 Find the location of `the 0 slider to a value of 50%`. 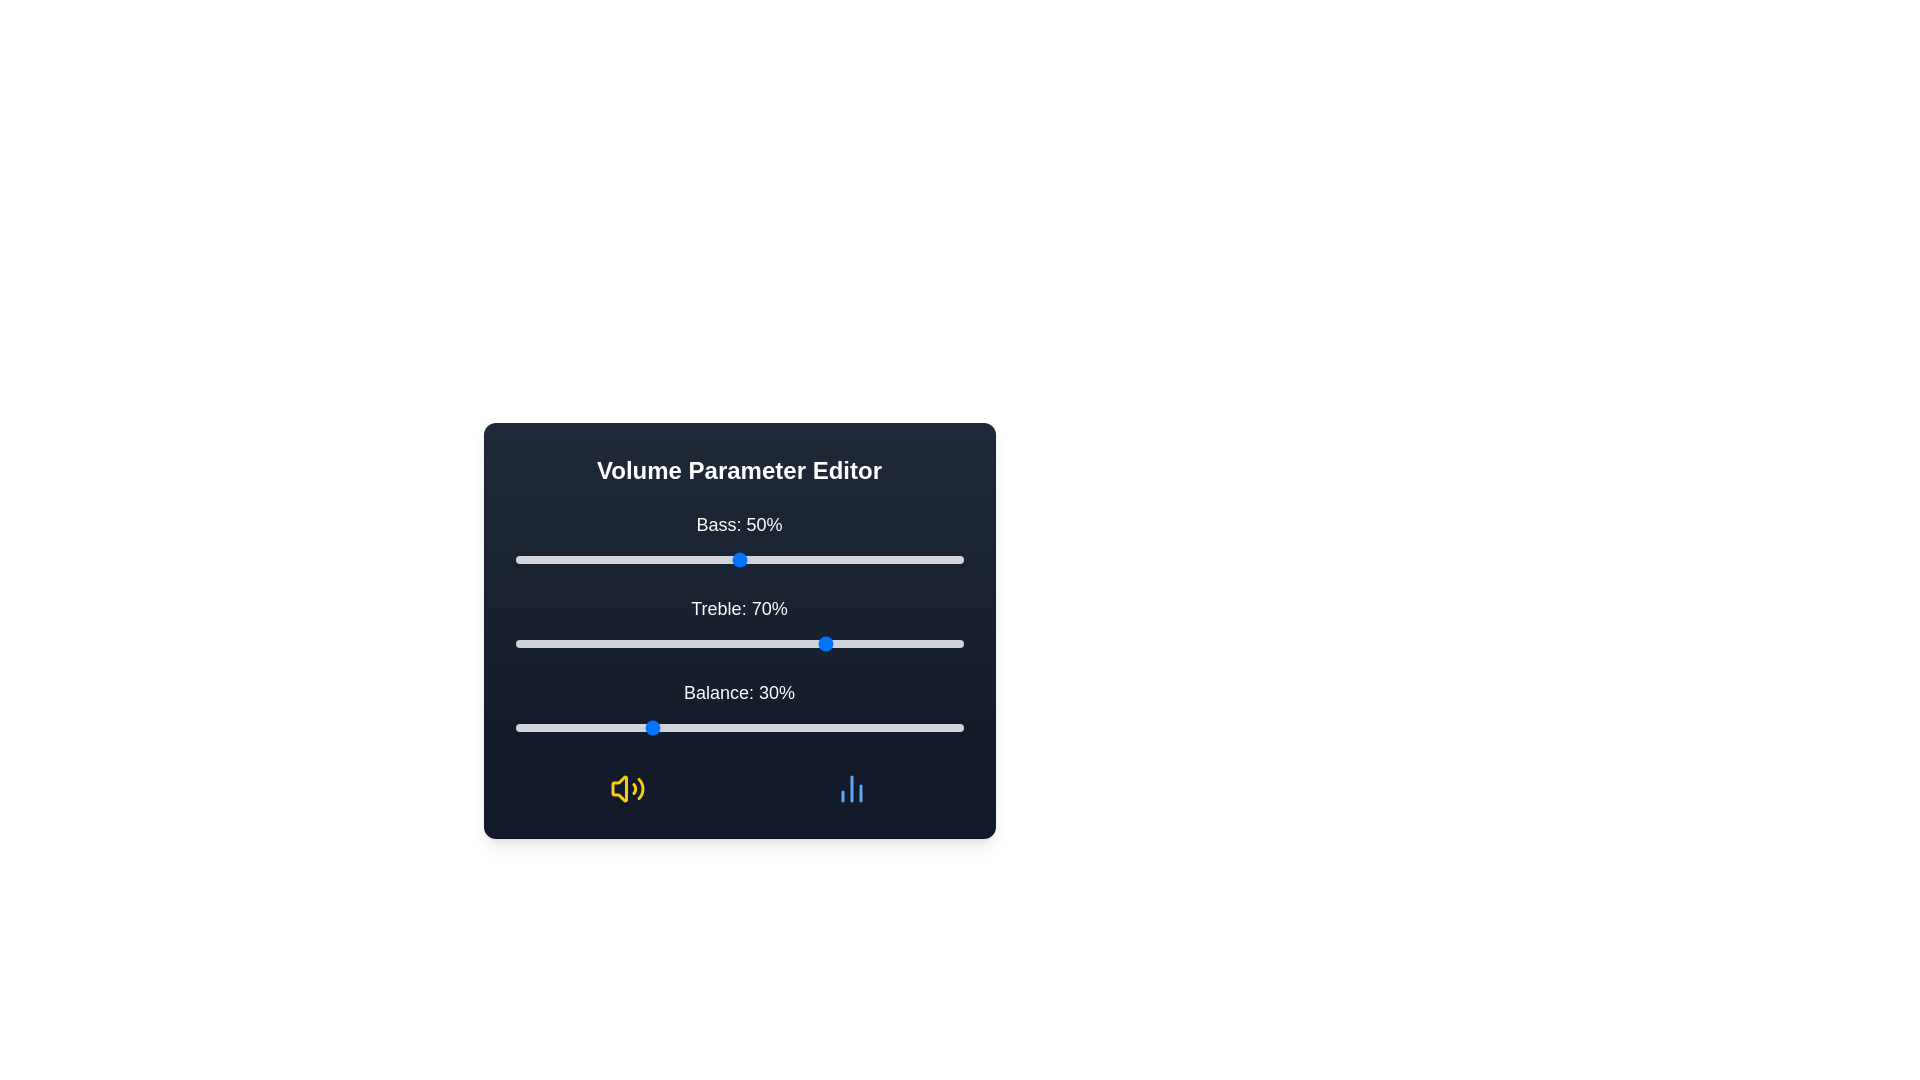

the 0 slider to a value of 50% is located at coordinates (738, 559).